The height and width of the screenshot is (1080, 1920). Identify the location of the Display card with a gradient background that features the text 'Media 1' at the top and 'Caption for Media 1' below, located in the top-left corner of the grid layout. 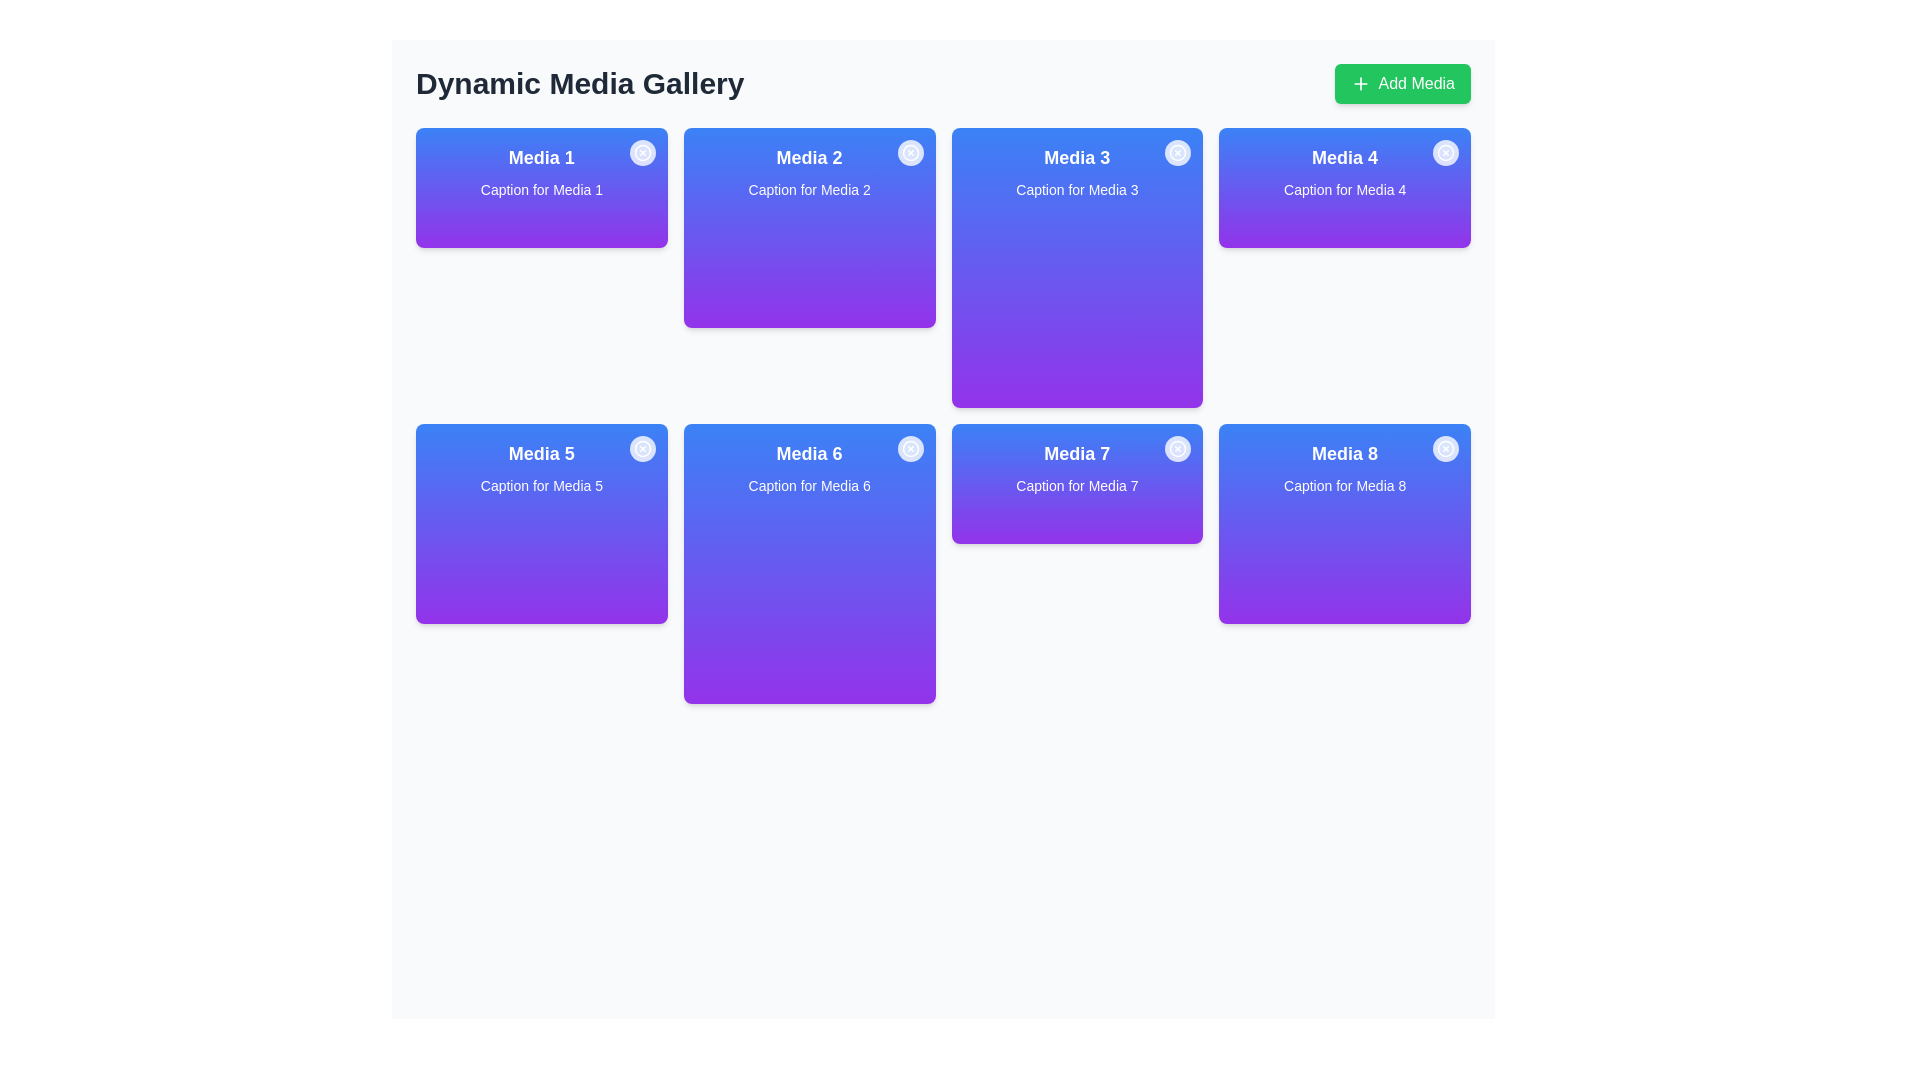
(541, 188).